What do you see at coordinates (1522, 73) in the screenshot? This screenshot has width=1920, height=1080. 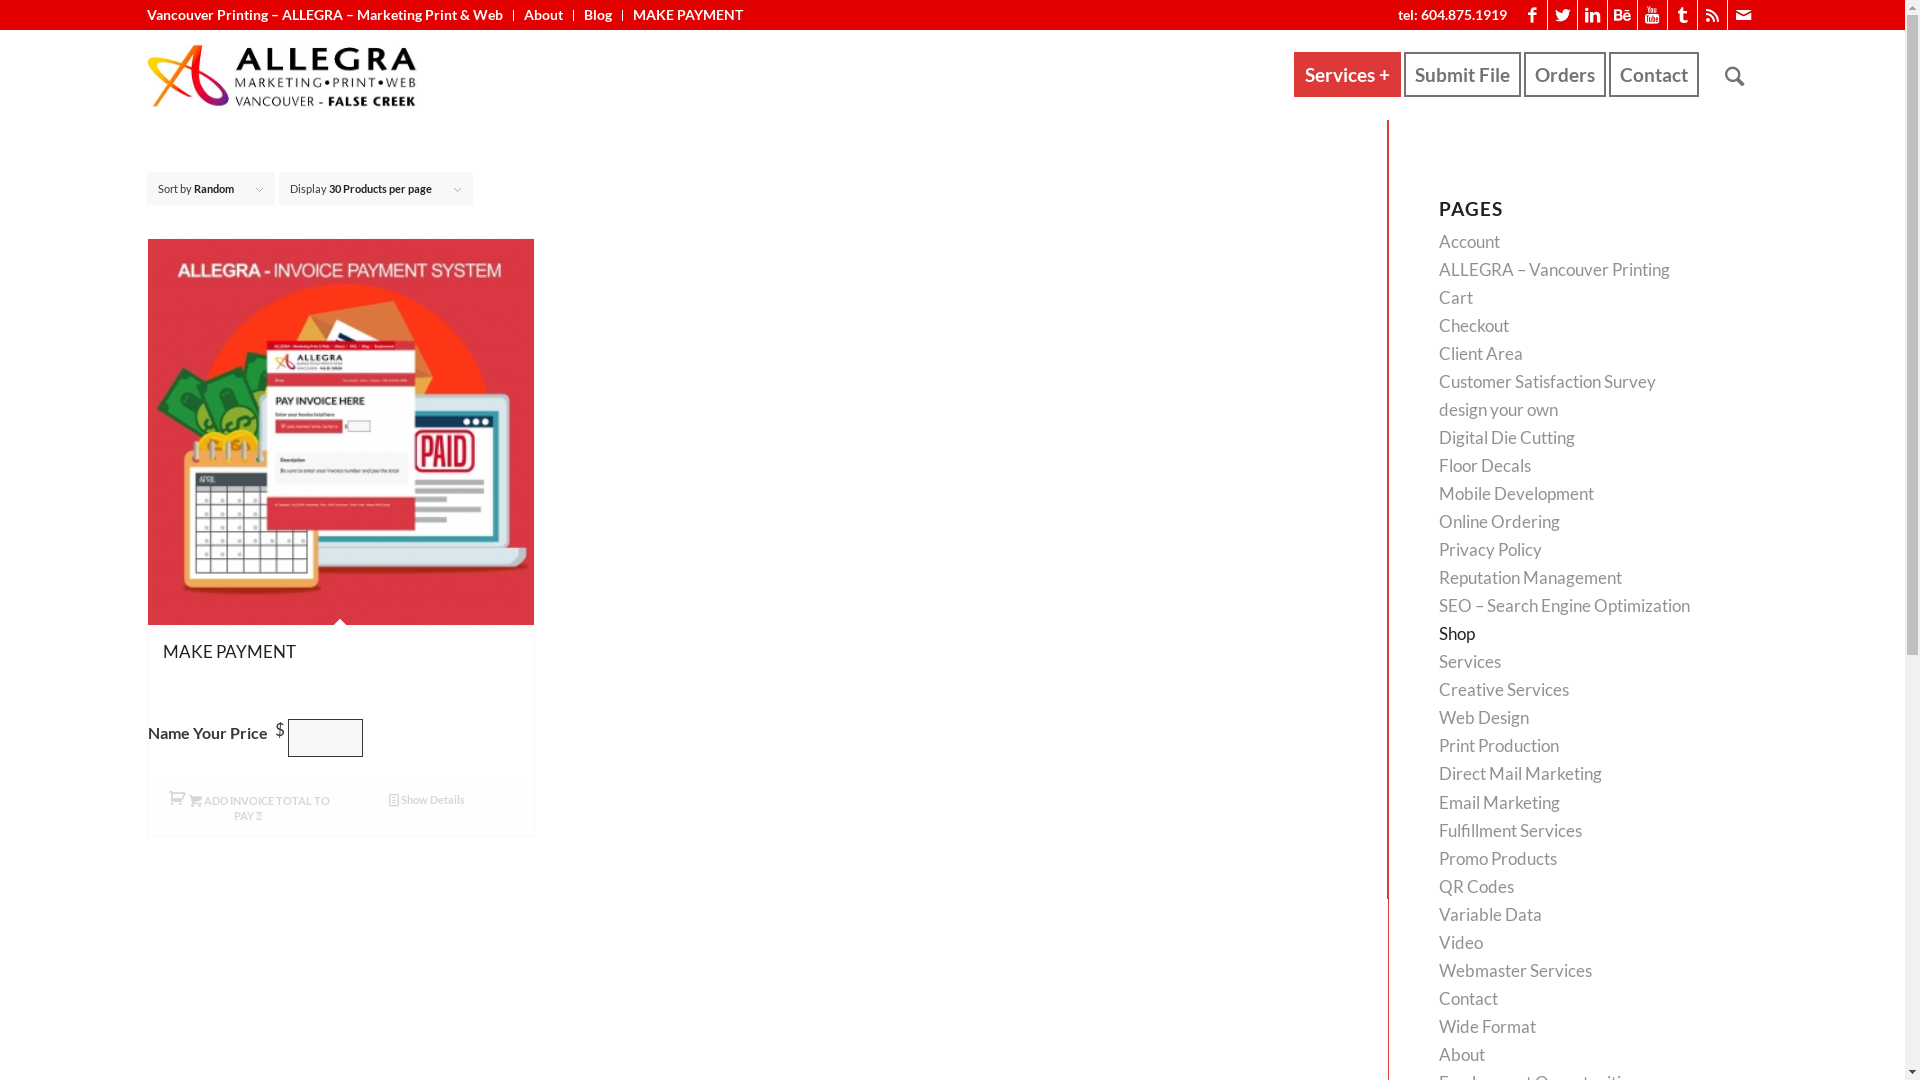 I see `'Orders'` at bounding box center [1522, 73].